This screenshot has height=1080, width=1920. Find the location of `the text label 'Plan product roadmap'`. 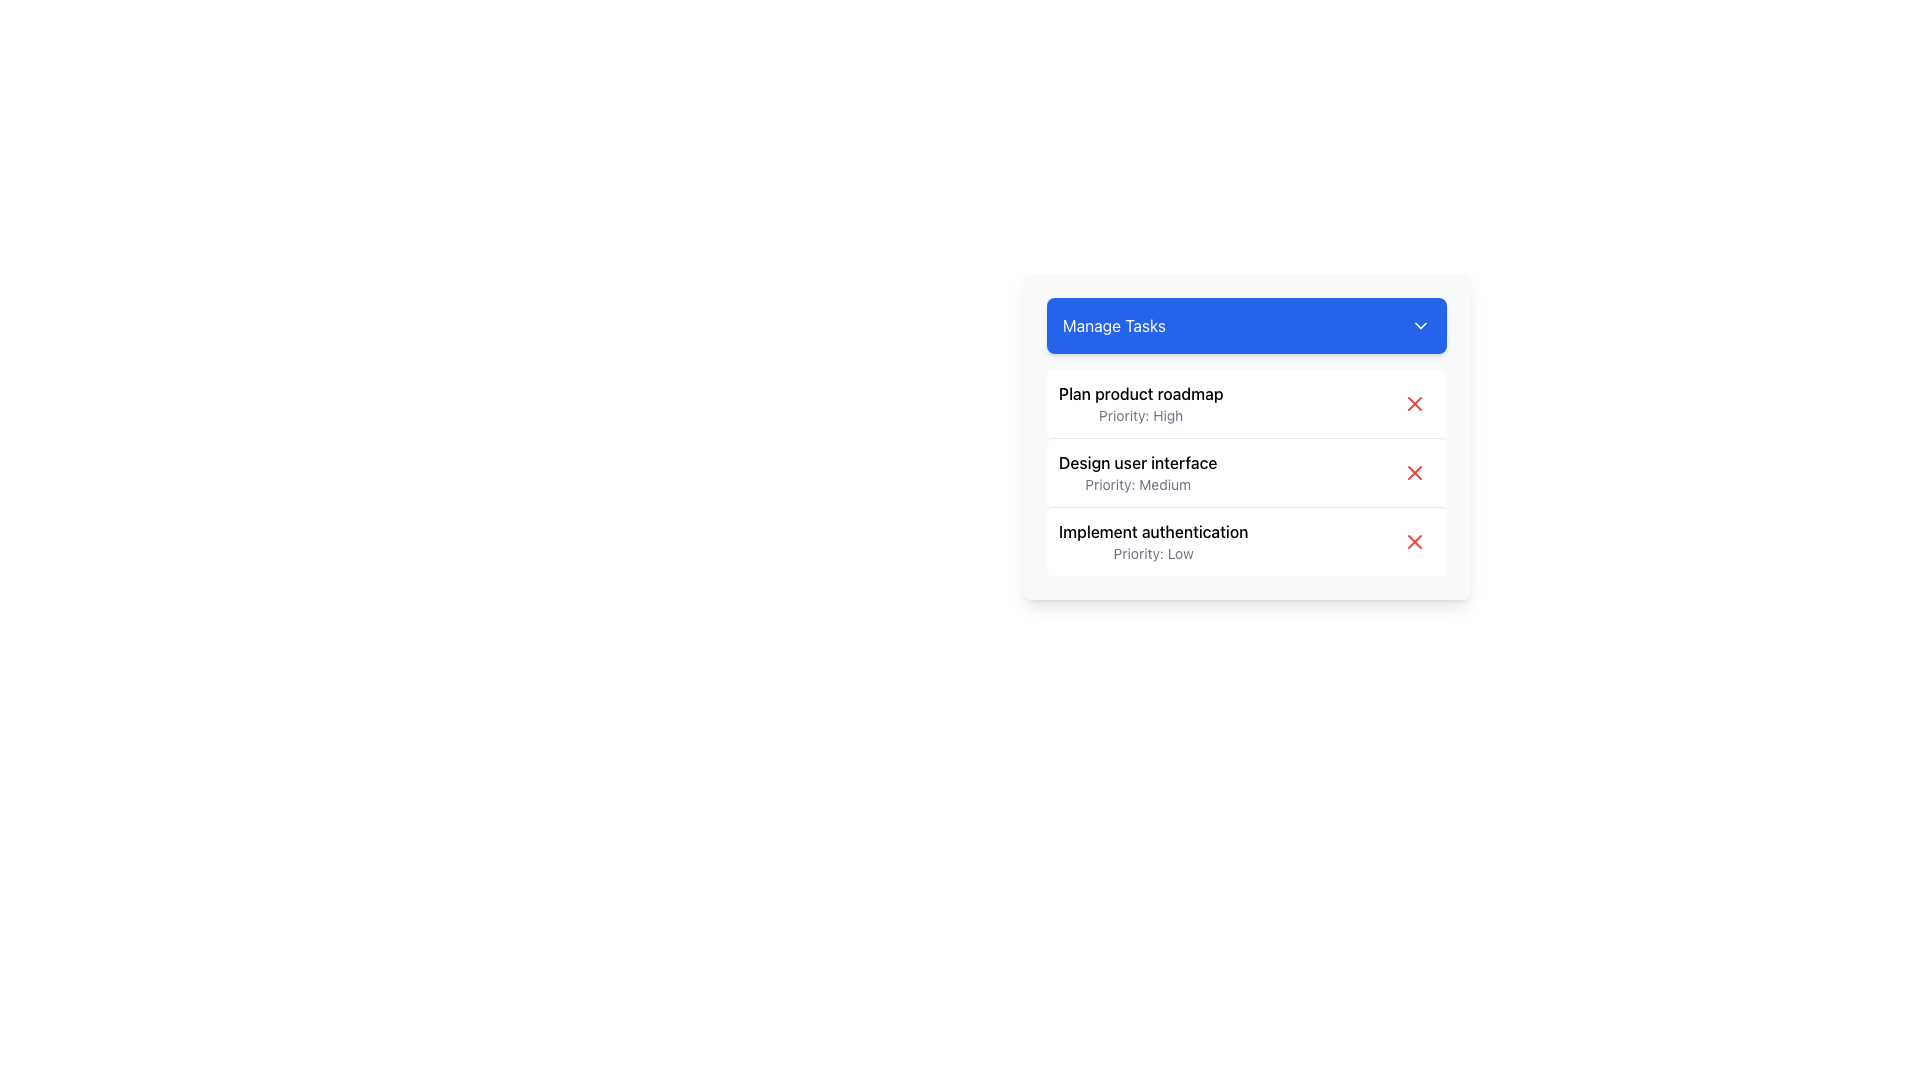

the text label 'Plan product roadmap' is located at coordinates (1141, 393).